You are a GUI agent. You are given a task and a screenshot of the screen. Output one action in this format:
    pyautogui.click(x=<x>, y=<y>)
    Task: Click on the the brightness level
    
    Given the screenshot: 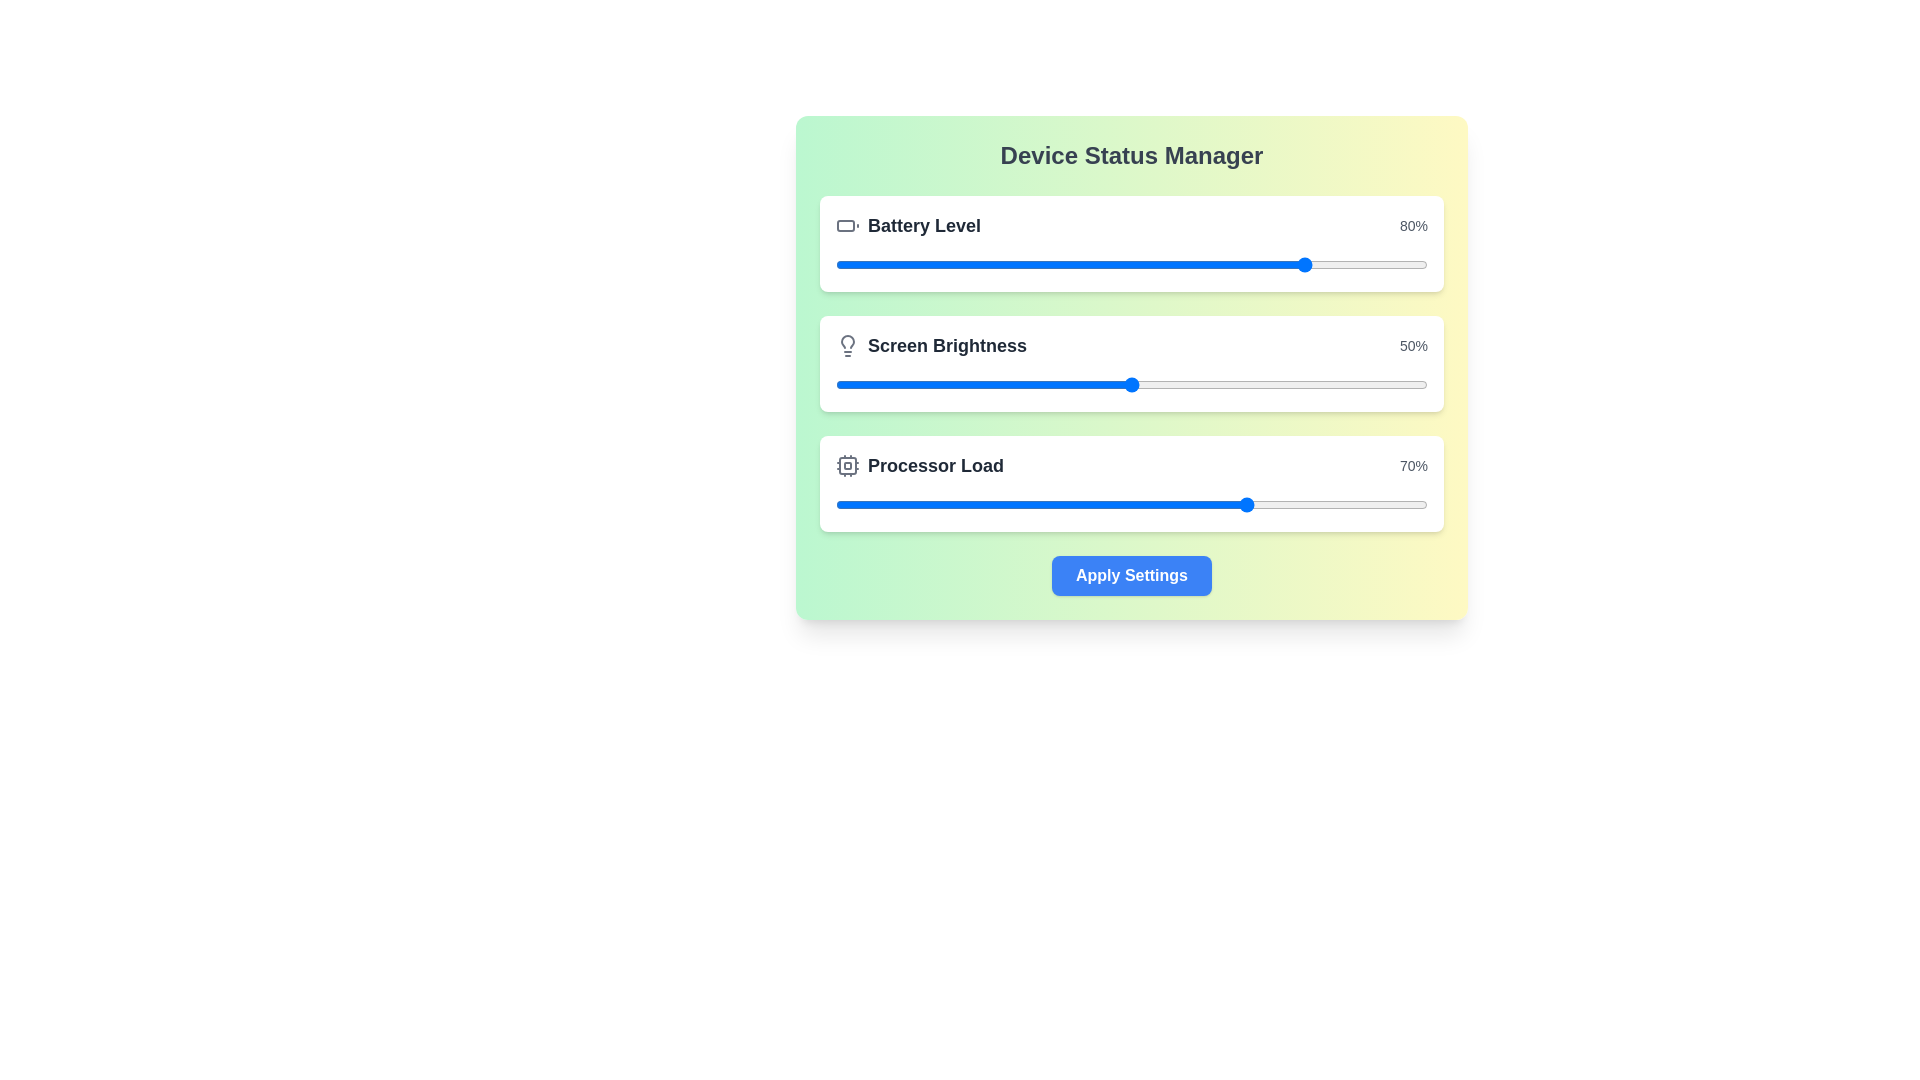 What is the action you would take?
    pyautogui.click(x=911, y=385)
    